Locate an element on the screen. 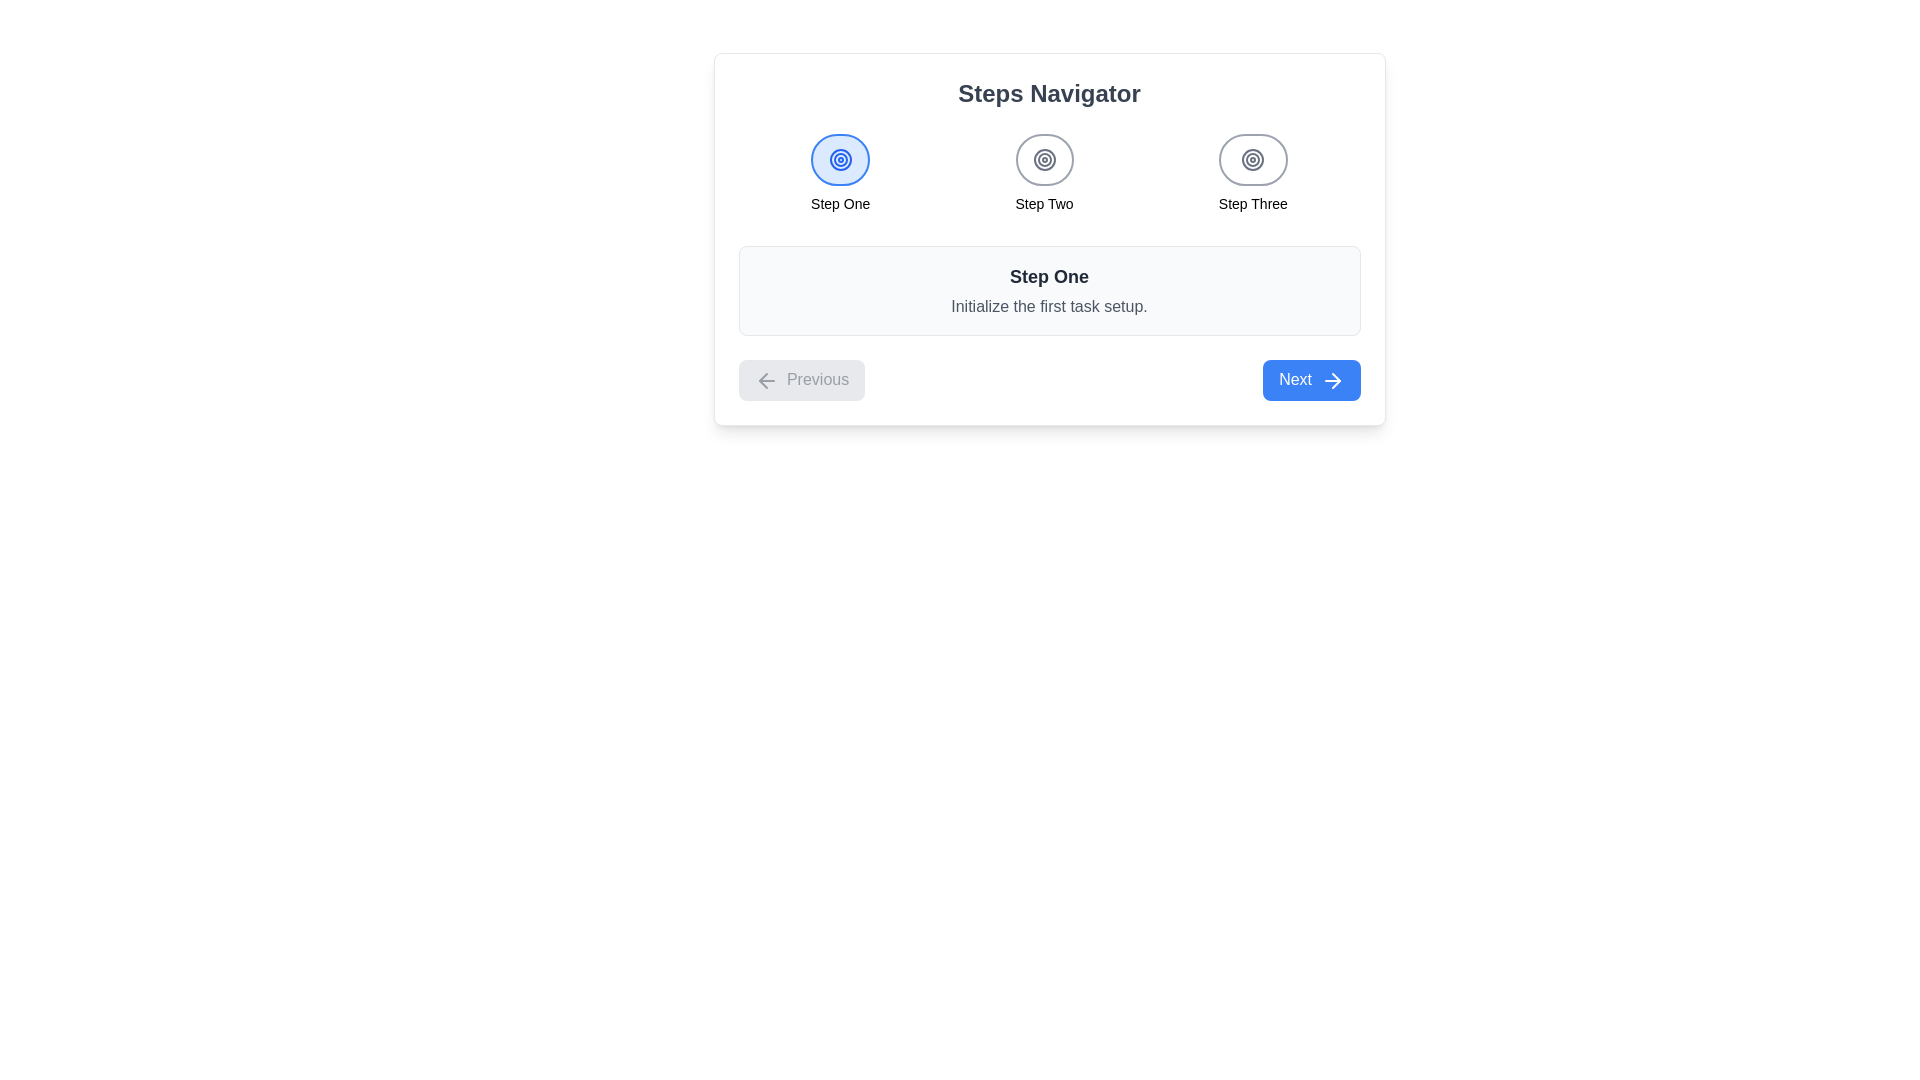  text label 'Step Two' which is positioned directly beneath the circular icon in the step navigation bar for step identification is located at coordinates (1043, 204).